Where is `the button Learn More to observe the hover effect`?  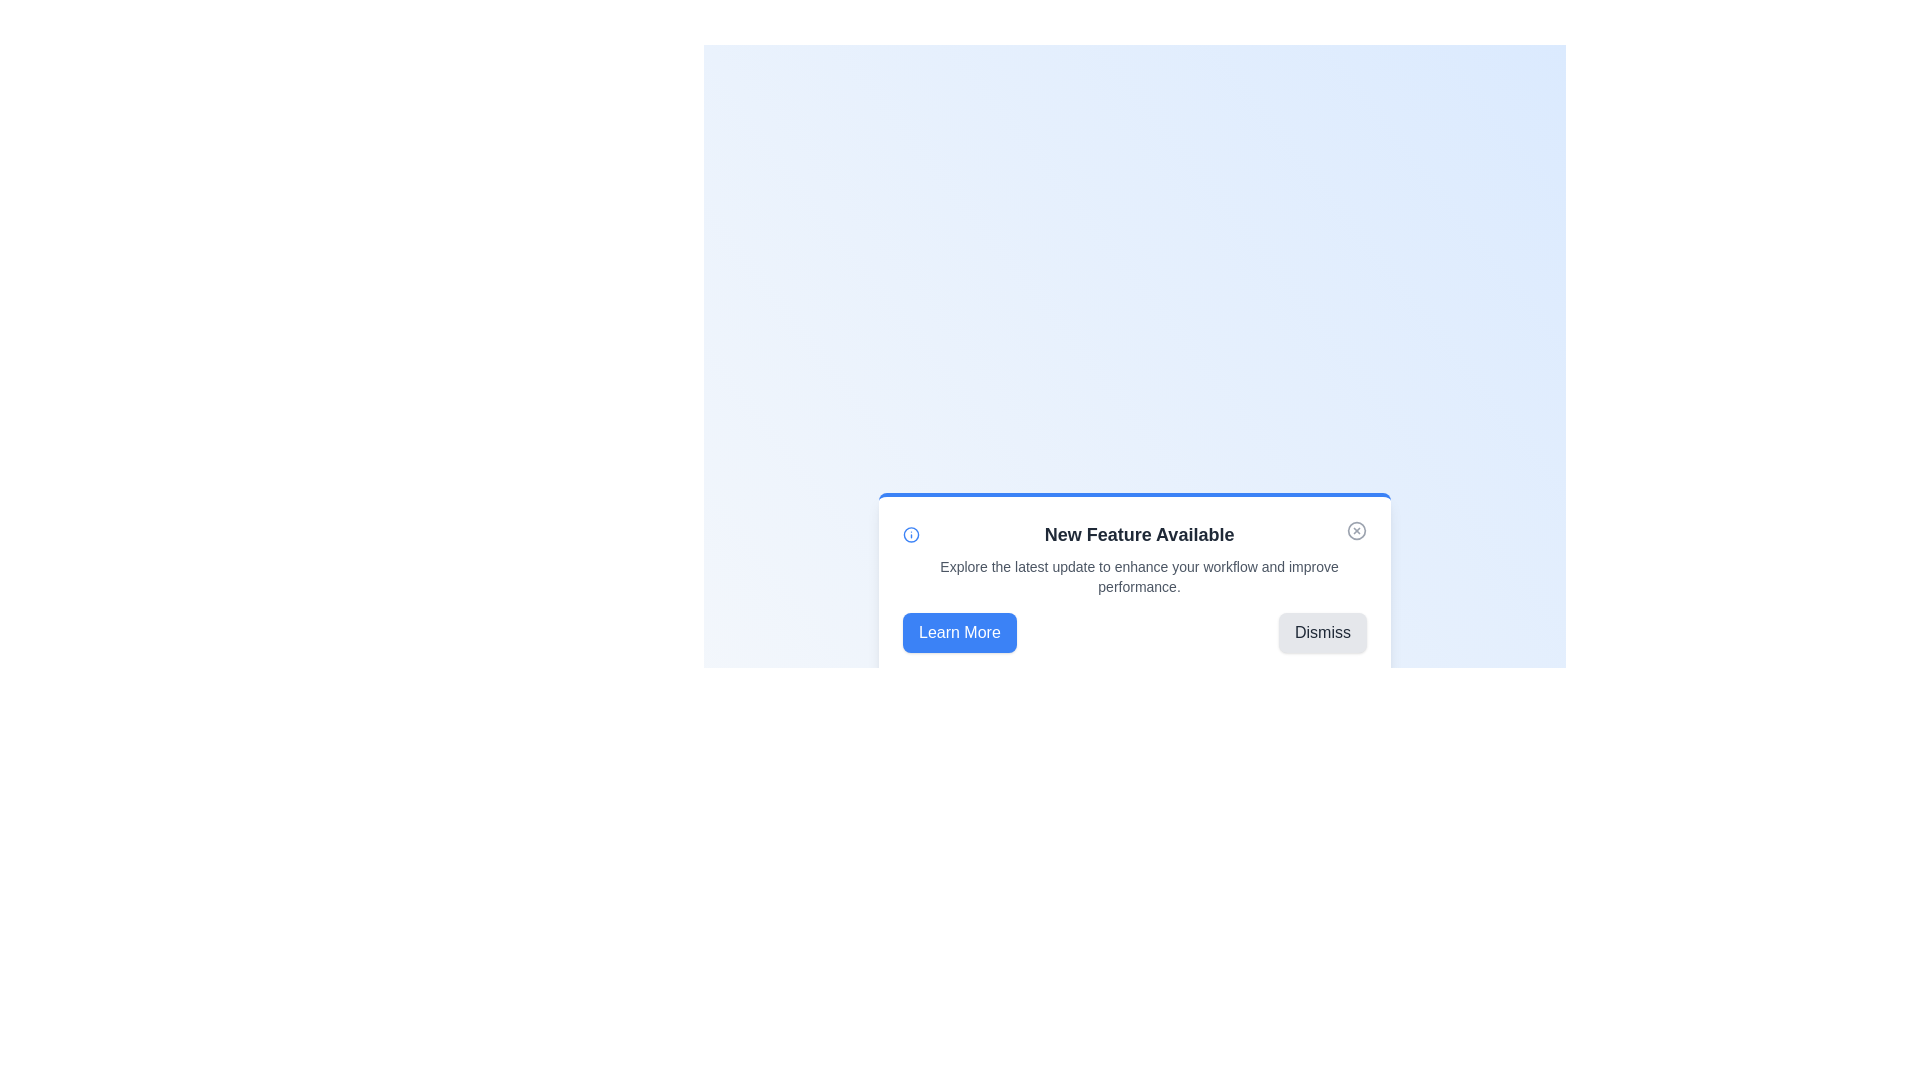
the button Learn More to observe the hover effect is located at coordinates (958, 632).